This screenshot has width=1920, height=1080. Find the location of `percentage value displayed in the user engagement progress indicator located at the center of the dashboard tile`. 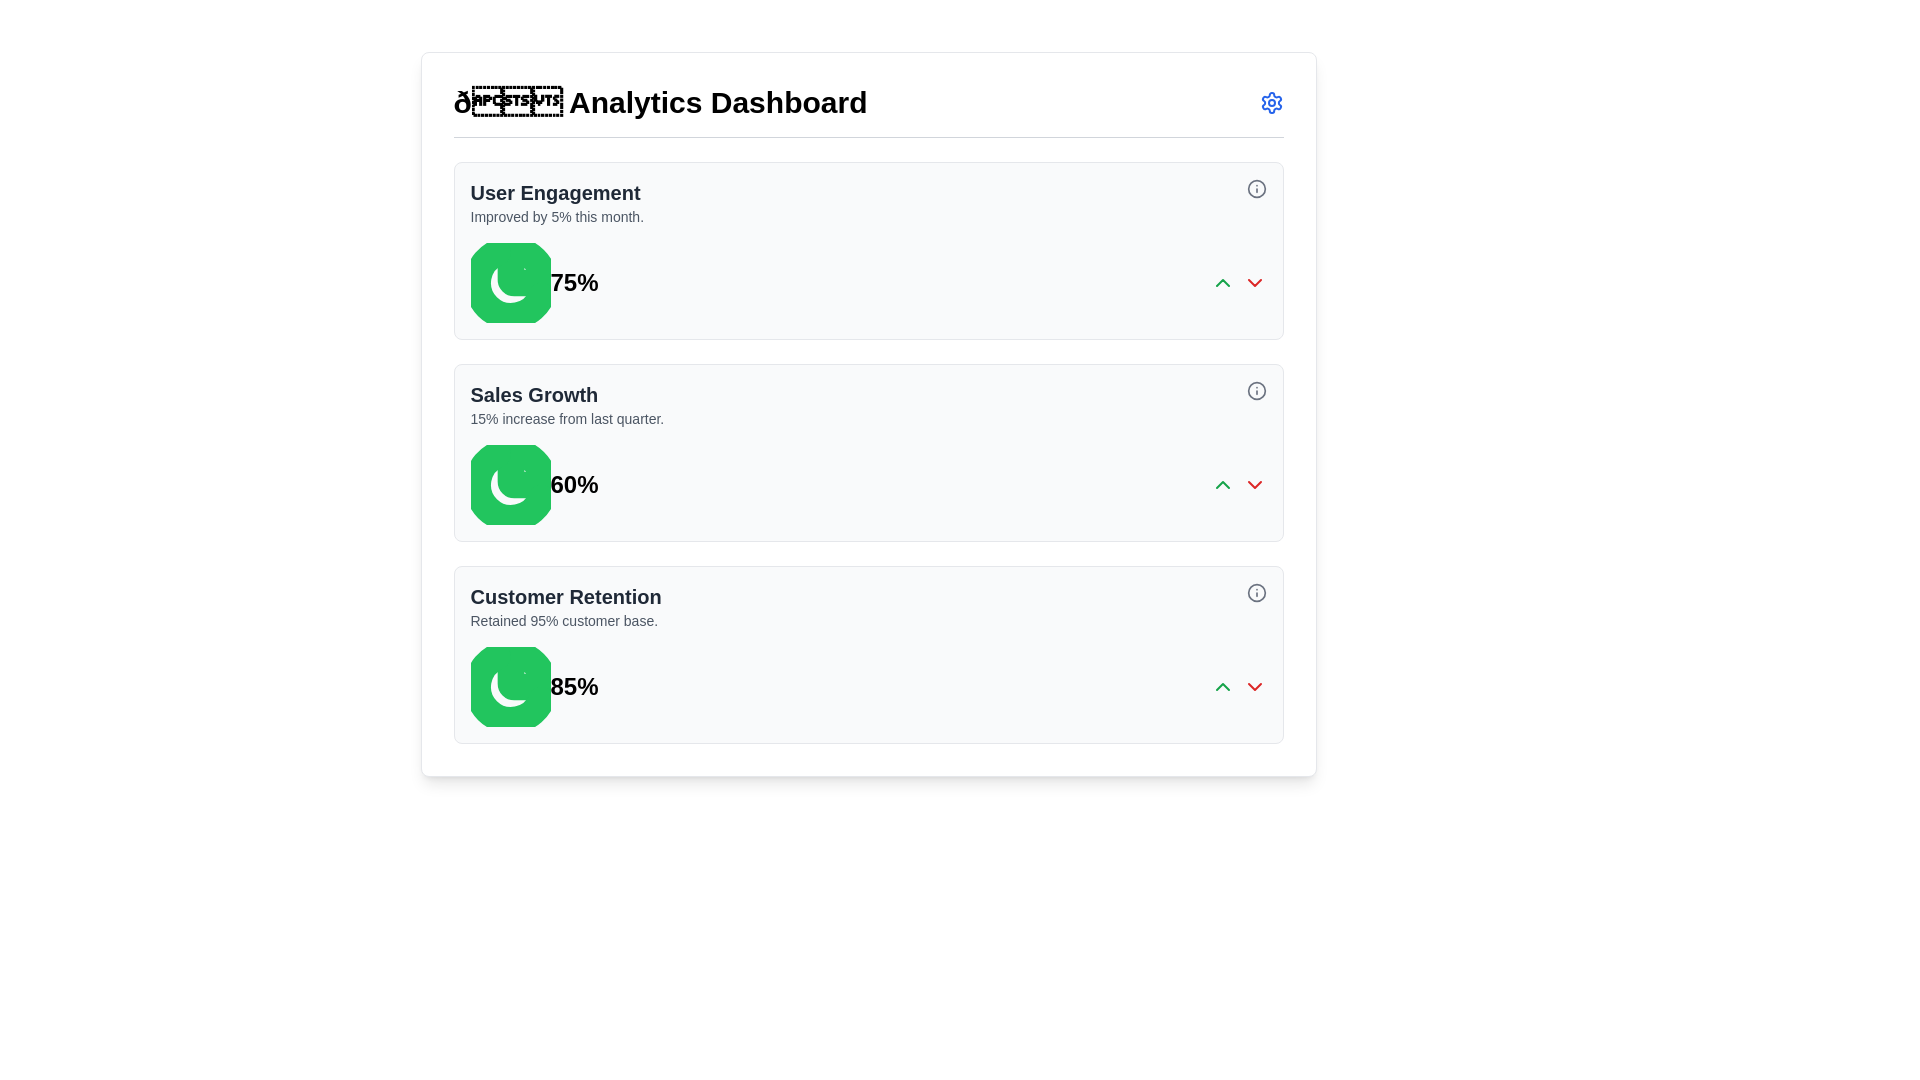

percentage value displayed in the user engagement progress indicator located at the center of the dashboard tile is located at coordinates (868, 282).